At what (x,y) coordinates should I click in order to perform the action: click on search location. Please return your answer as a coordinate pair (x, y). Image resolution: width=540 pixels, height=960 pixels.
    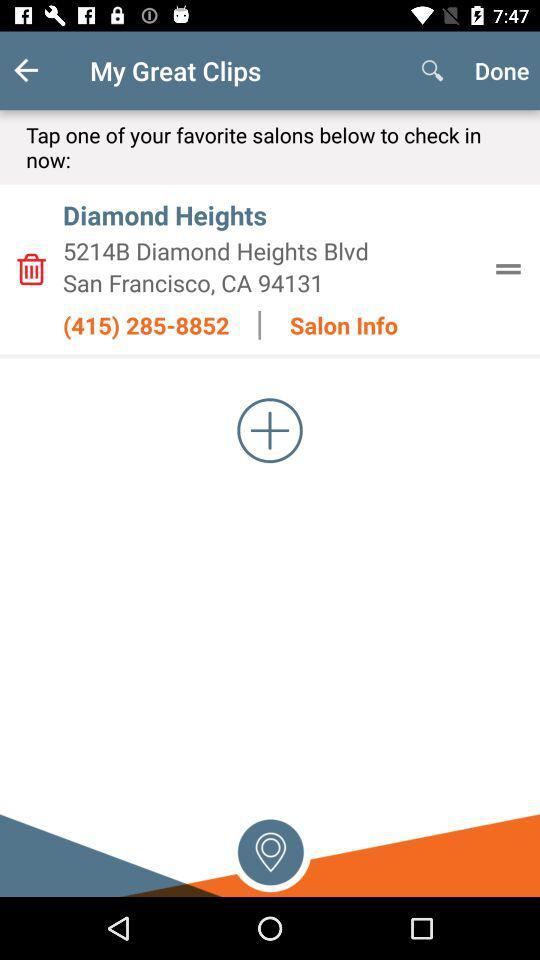
    Looking at the image, I should click on (270, 849).